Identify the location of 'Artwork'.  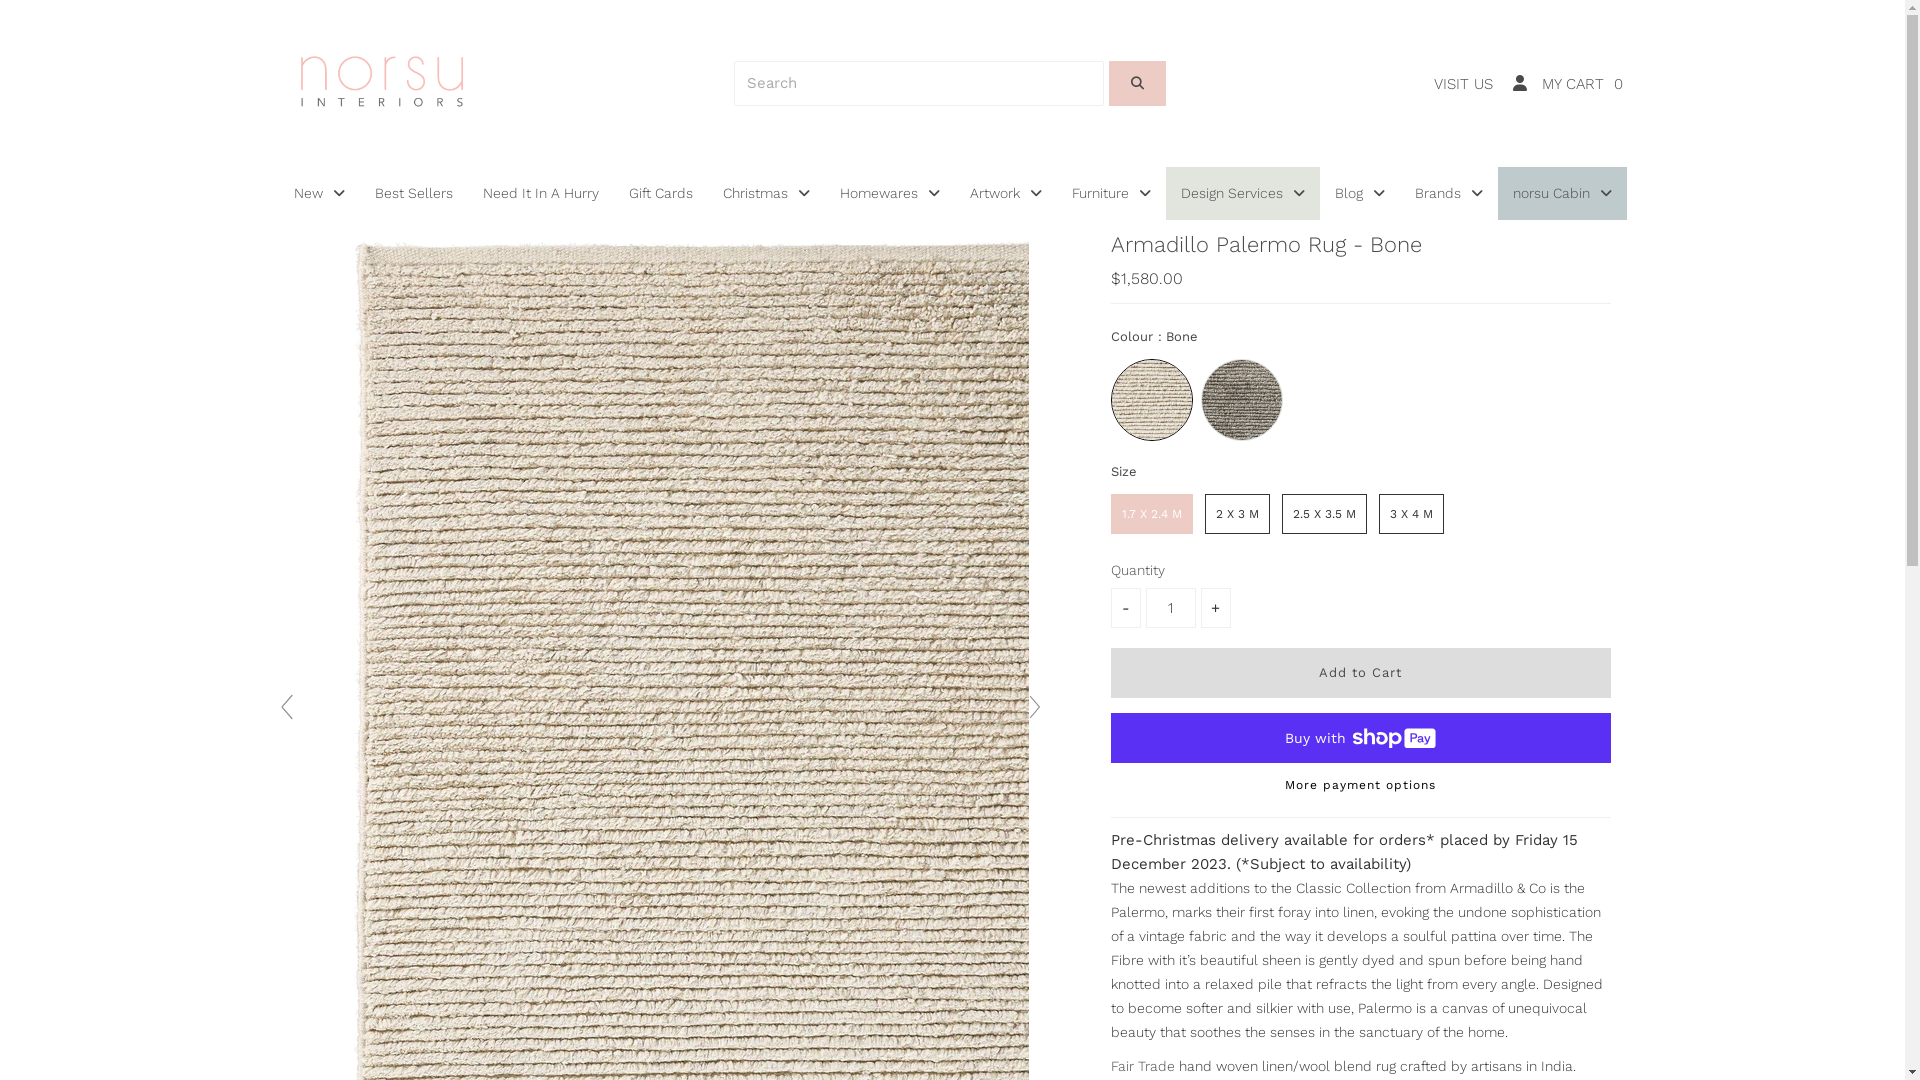
(1004, 193).